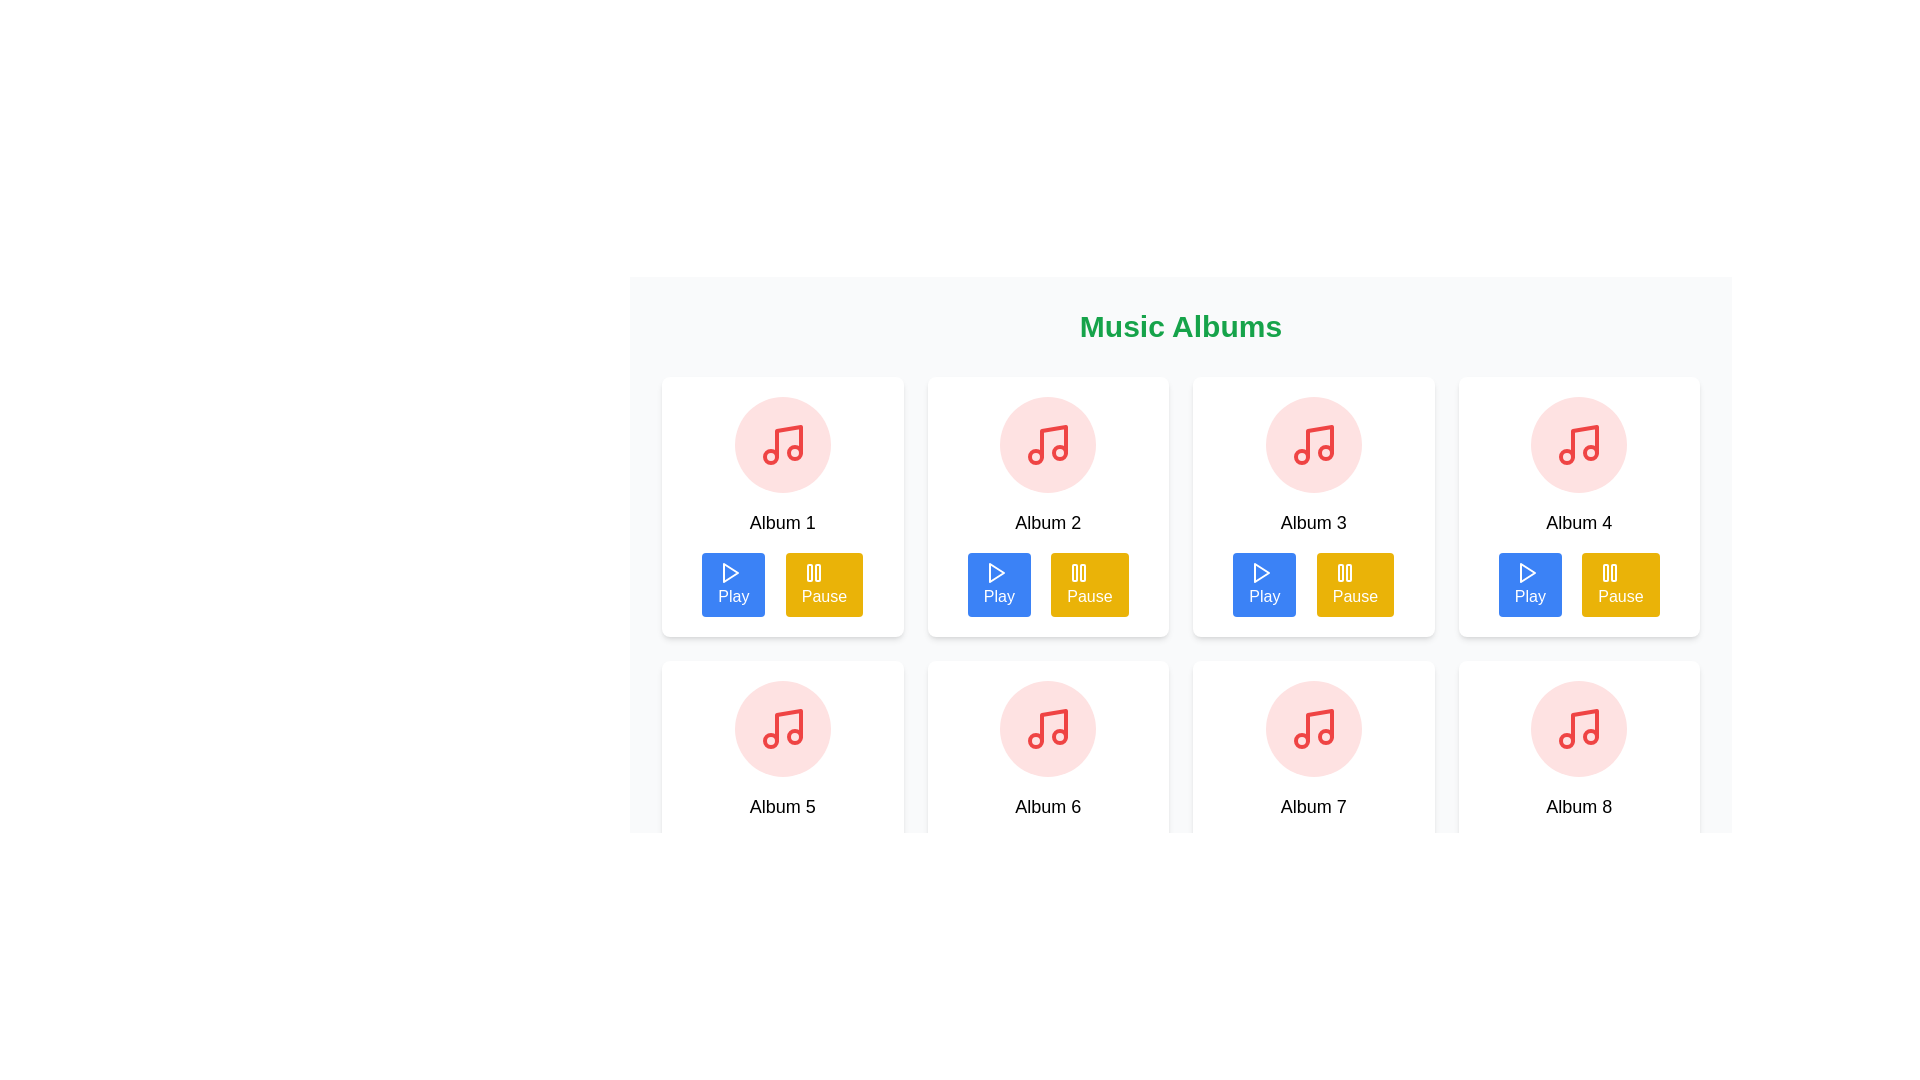  I want to click on the left-most circular SVG element of the music icon, located near the bottom-left of the music note shape, so click(1566, 740).